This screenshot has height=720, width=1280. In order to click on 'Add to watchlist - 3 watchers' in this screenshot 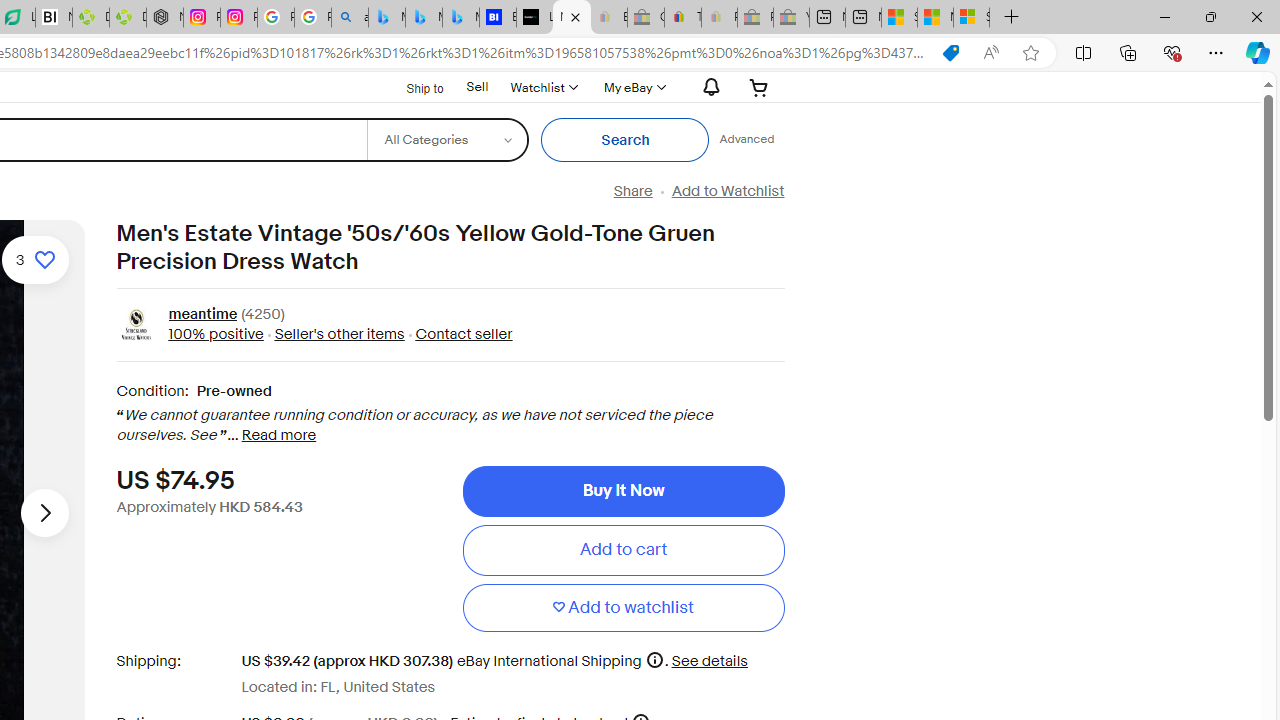, I will do `click(35, 258)`.